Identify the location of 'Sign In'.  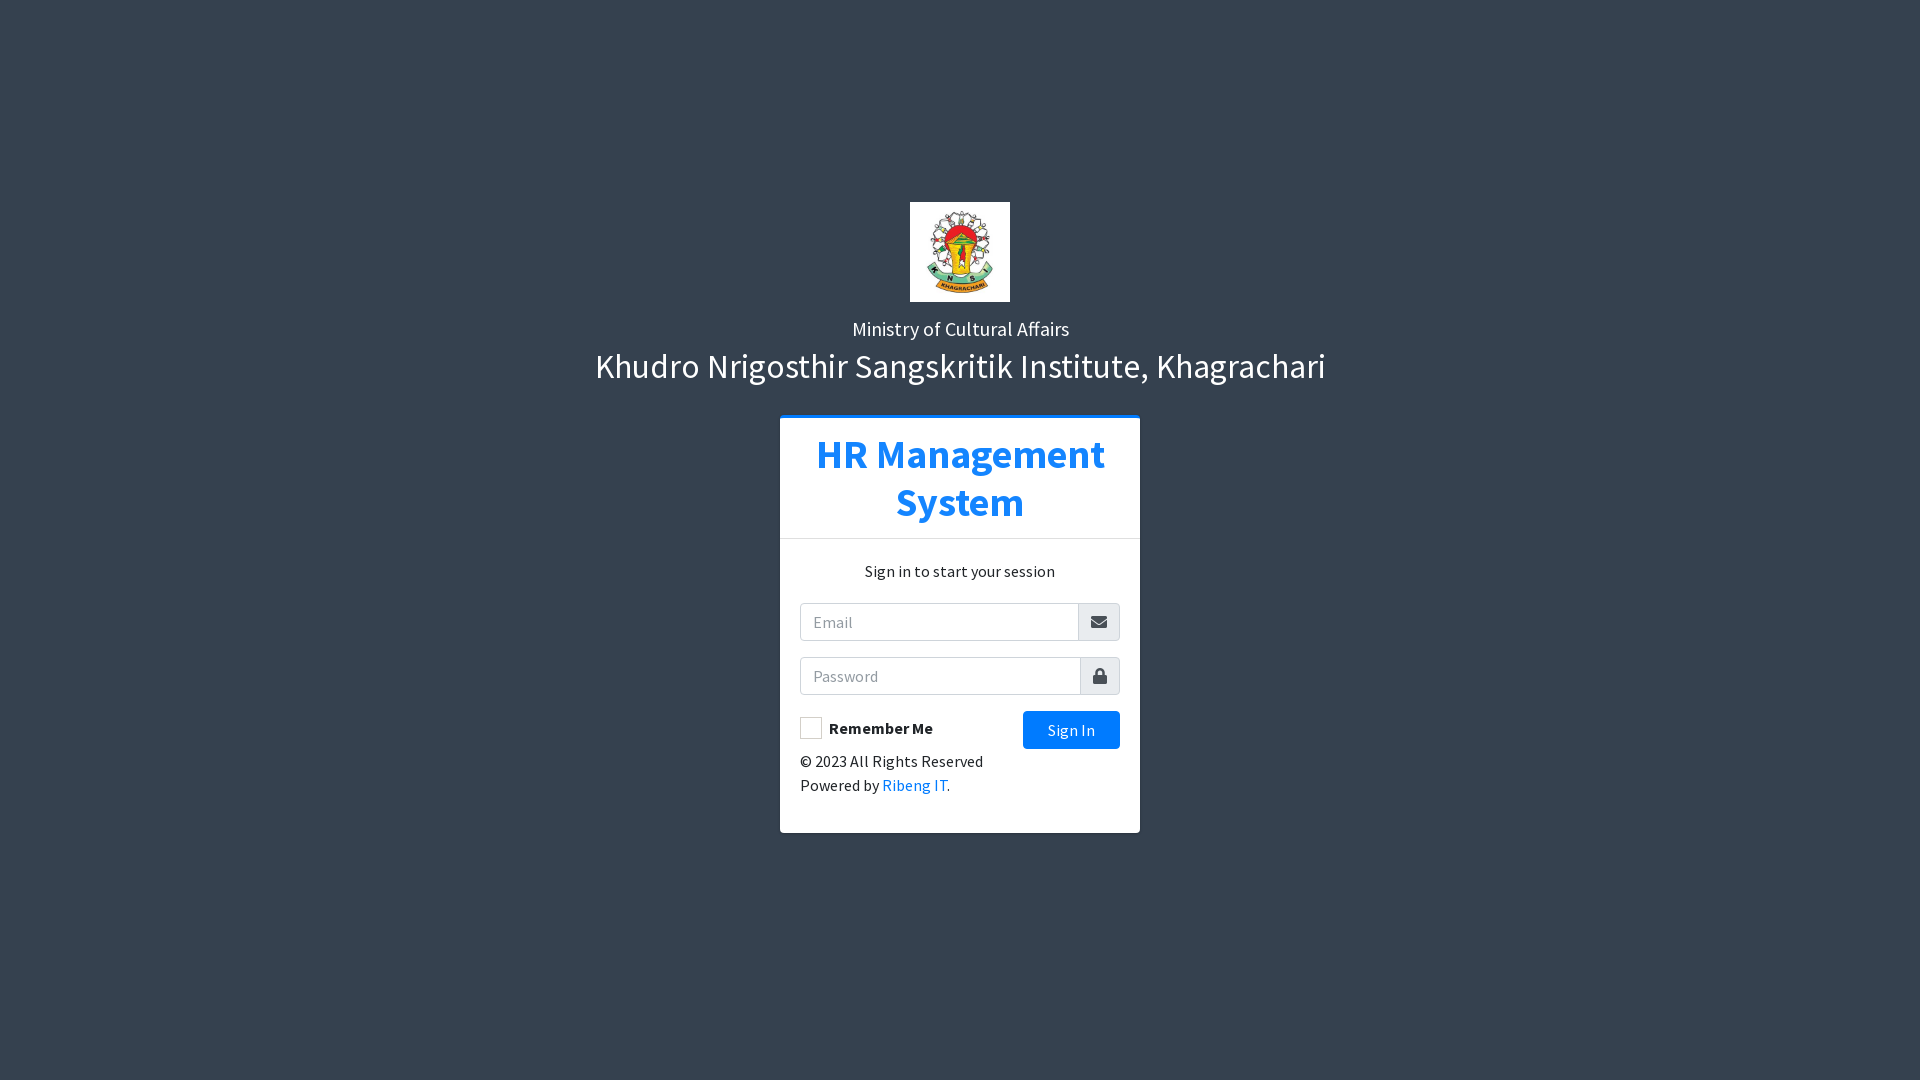
(1070, 729).